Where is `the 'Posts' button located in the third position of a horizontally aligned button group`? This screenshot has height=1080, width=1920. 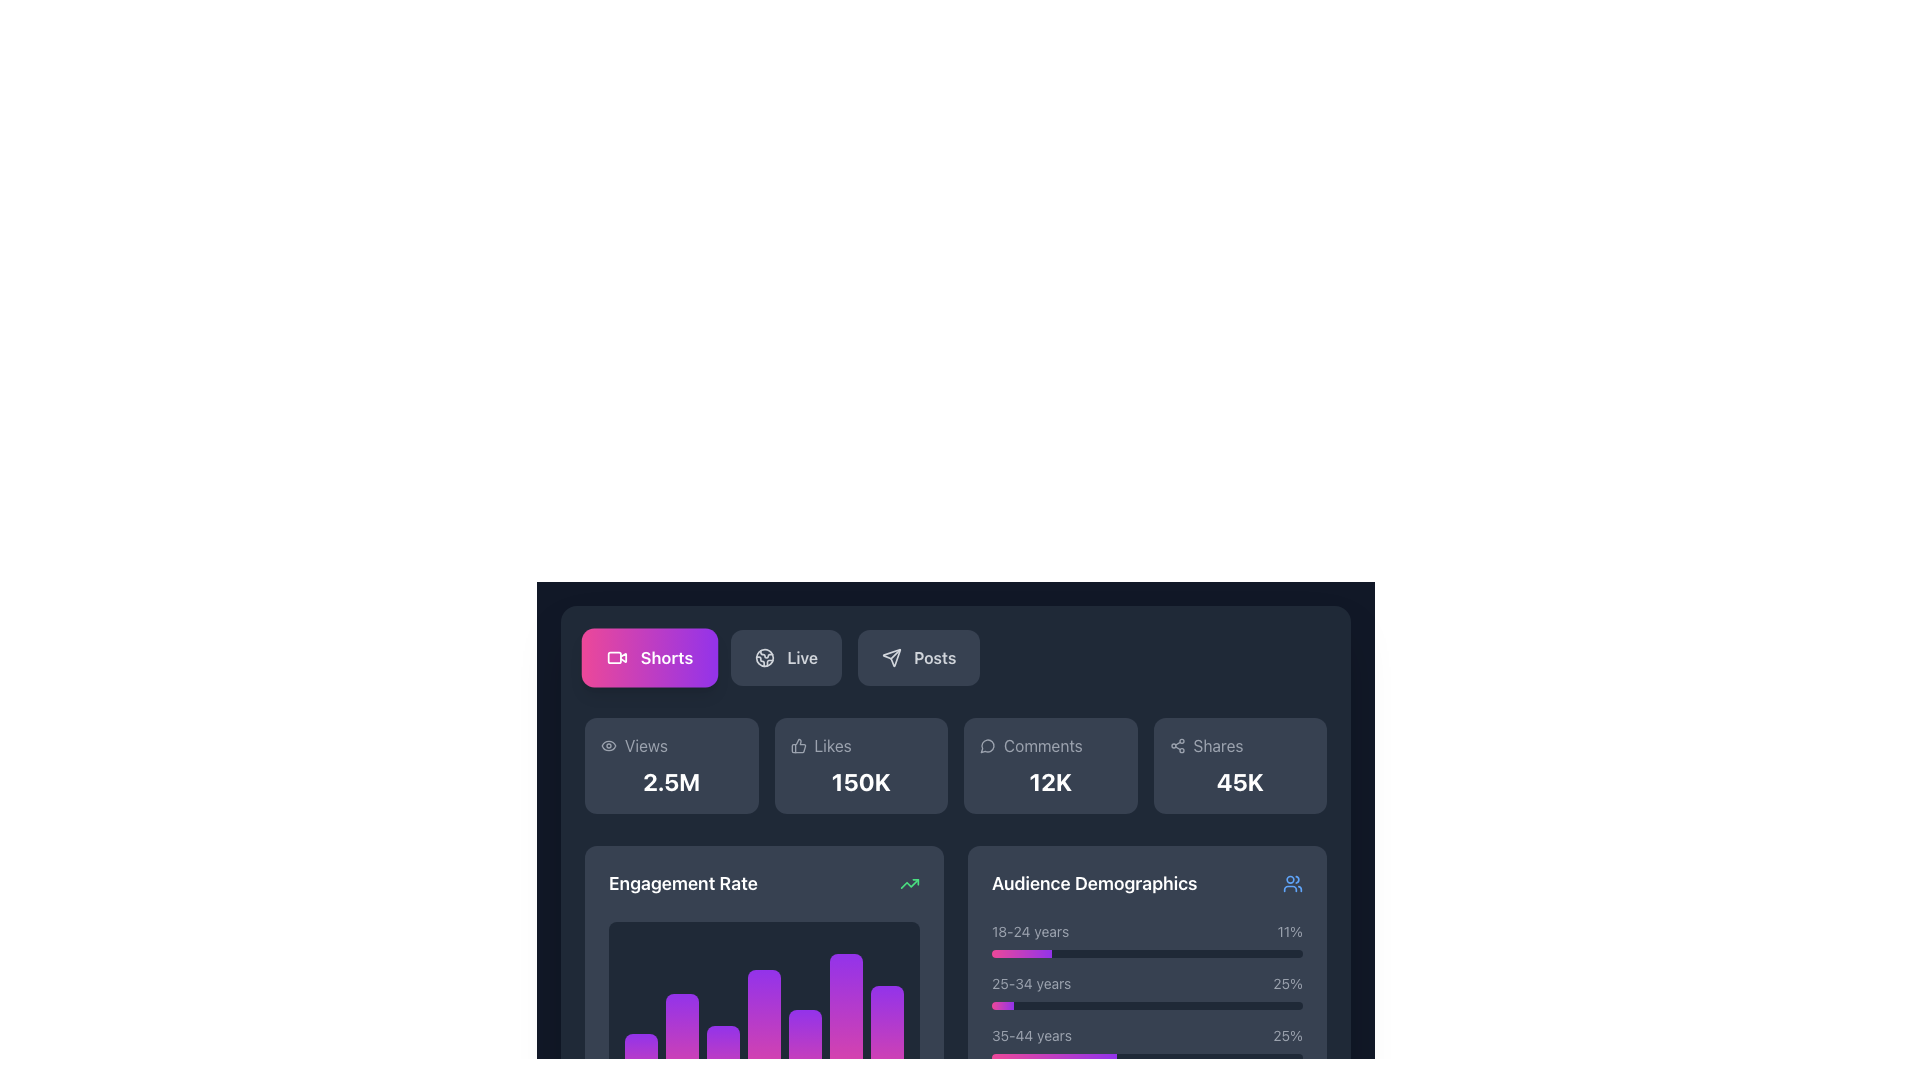
the 'Posts' button located in the third position of a horizontally aligned button group is located at coordinates (917, 658).